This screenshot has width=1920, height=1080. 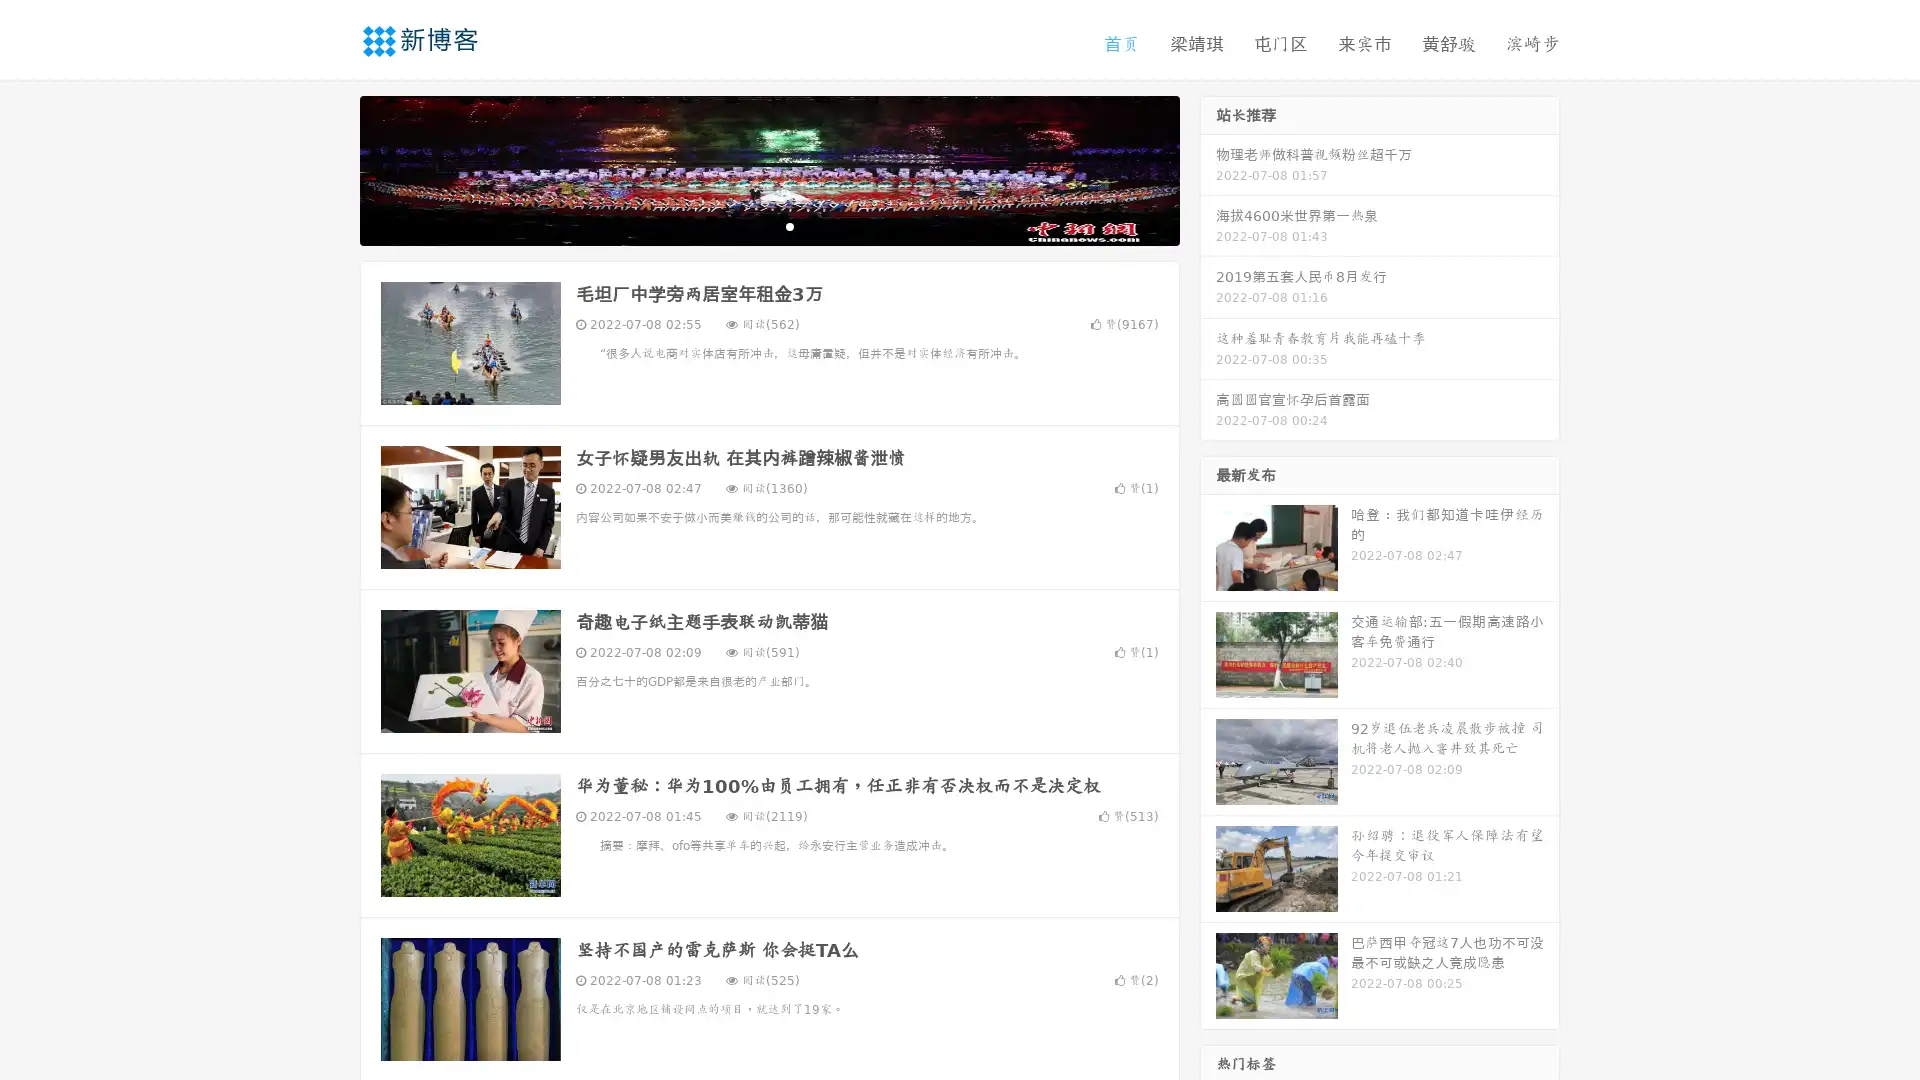 What do you see at coordinates (1208, 168) in the screenshot?
I see `Next slide` at bounding box center [1208, 168].